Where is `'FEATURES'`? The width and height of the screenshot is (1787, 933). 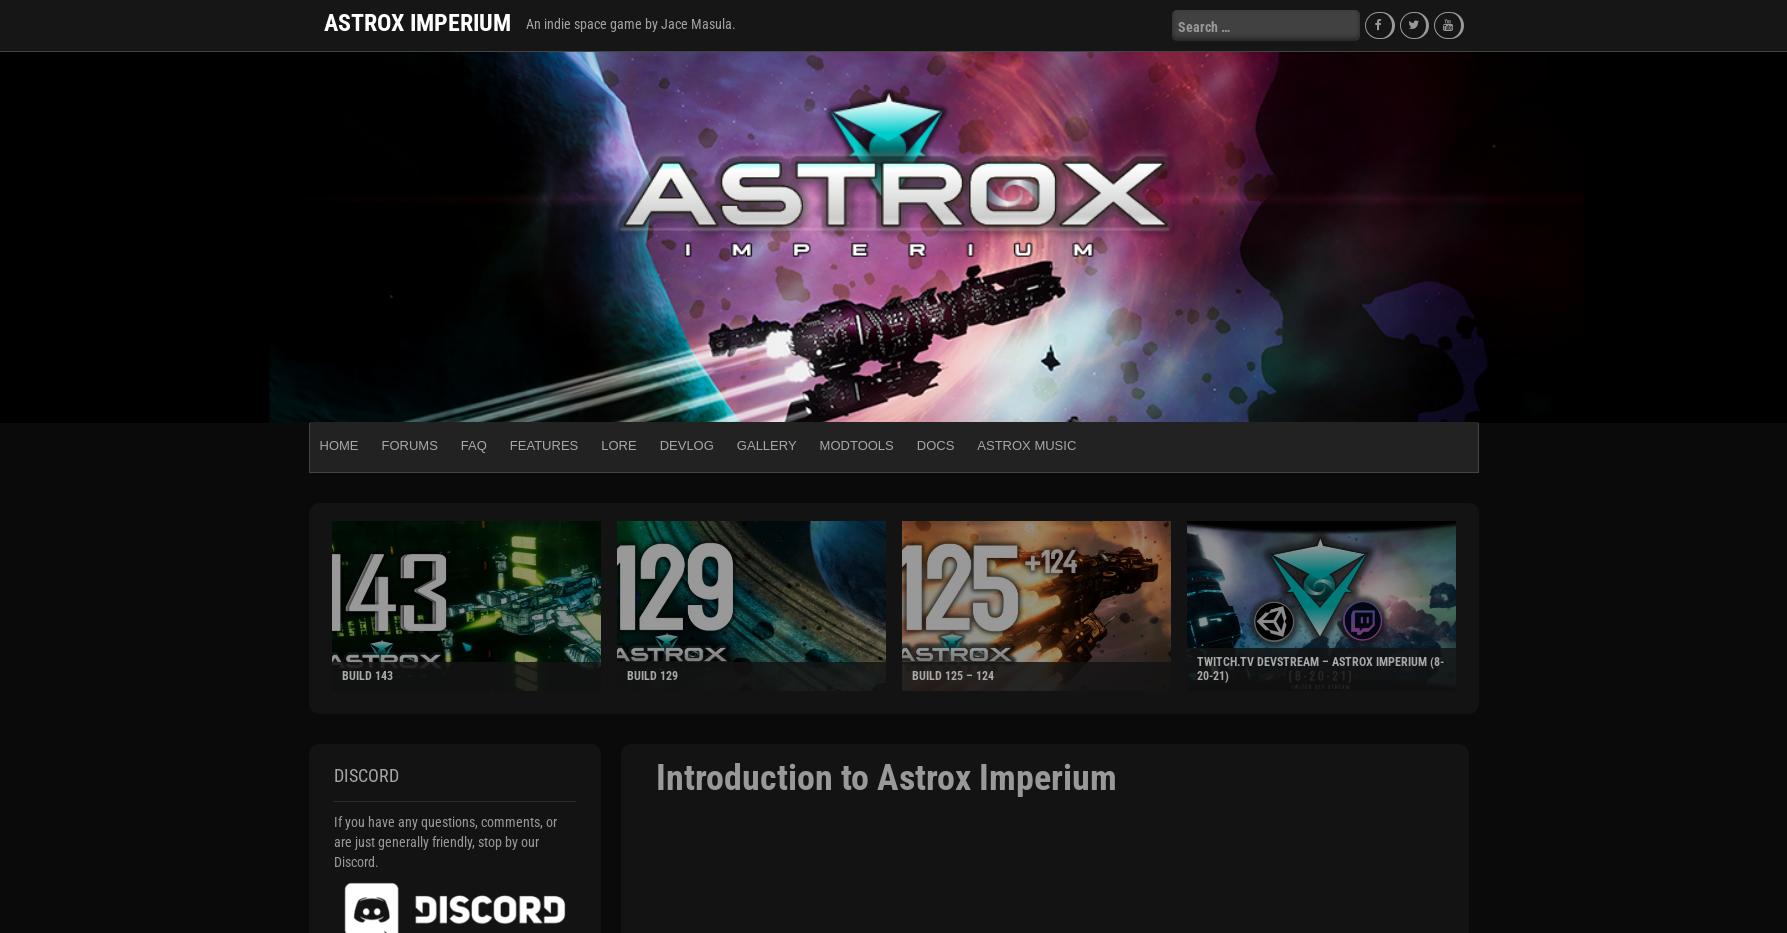 'FEATURES' is located at coordinates (542, 444).